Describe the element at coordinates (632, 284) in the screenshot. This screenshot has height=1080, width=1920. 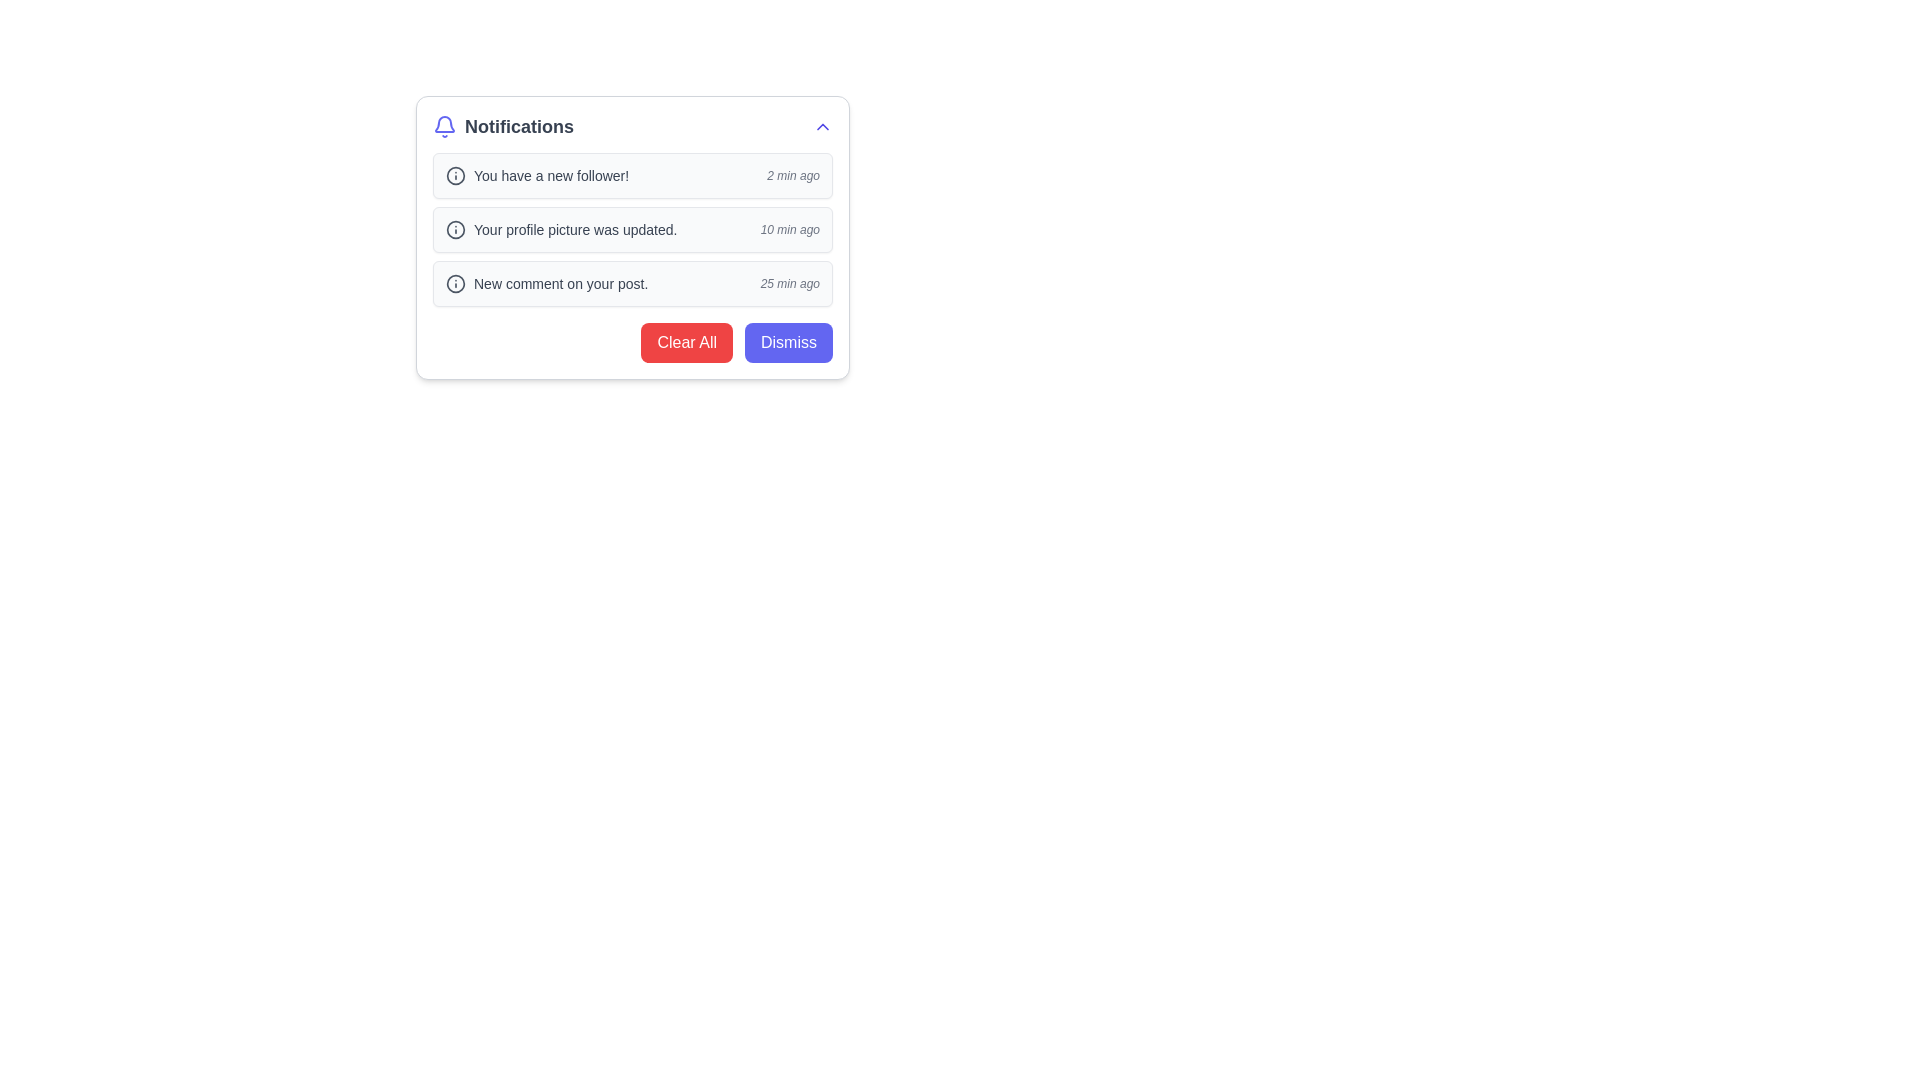
I see `the third notification alert regarding a new comment on the user's post, located in the notification panel` at that location.